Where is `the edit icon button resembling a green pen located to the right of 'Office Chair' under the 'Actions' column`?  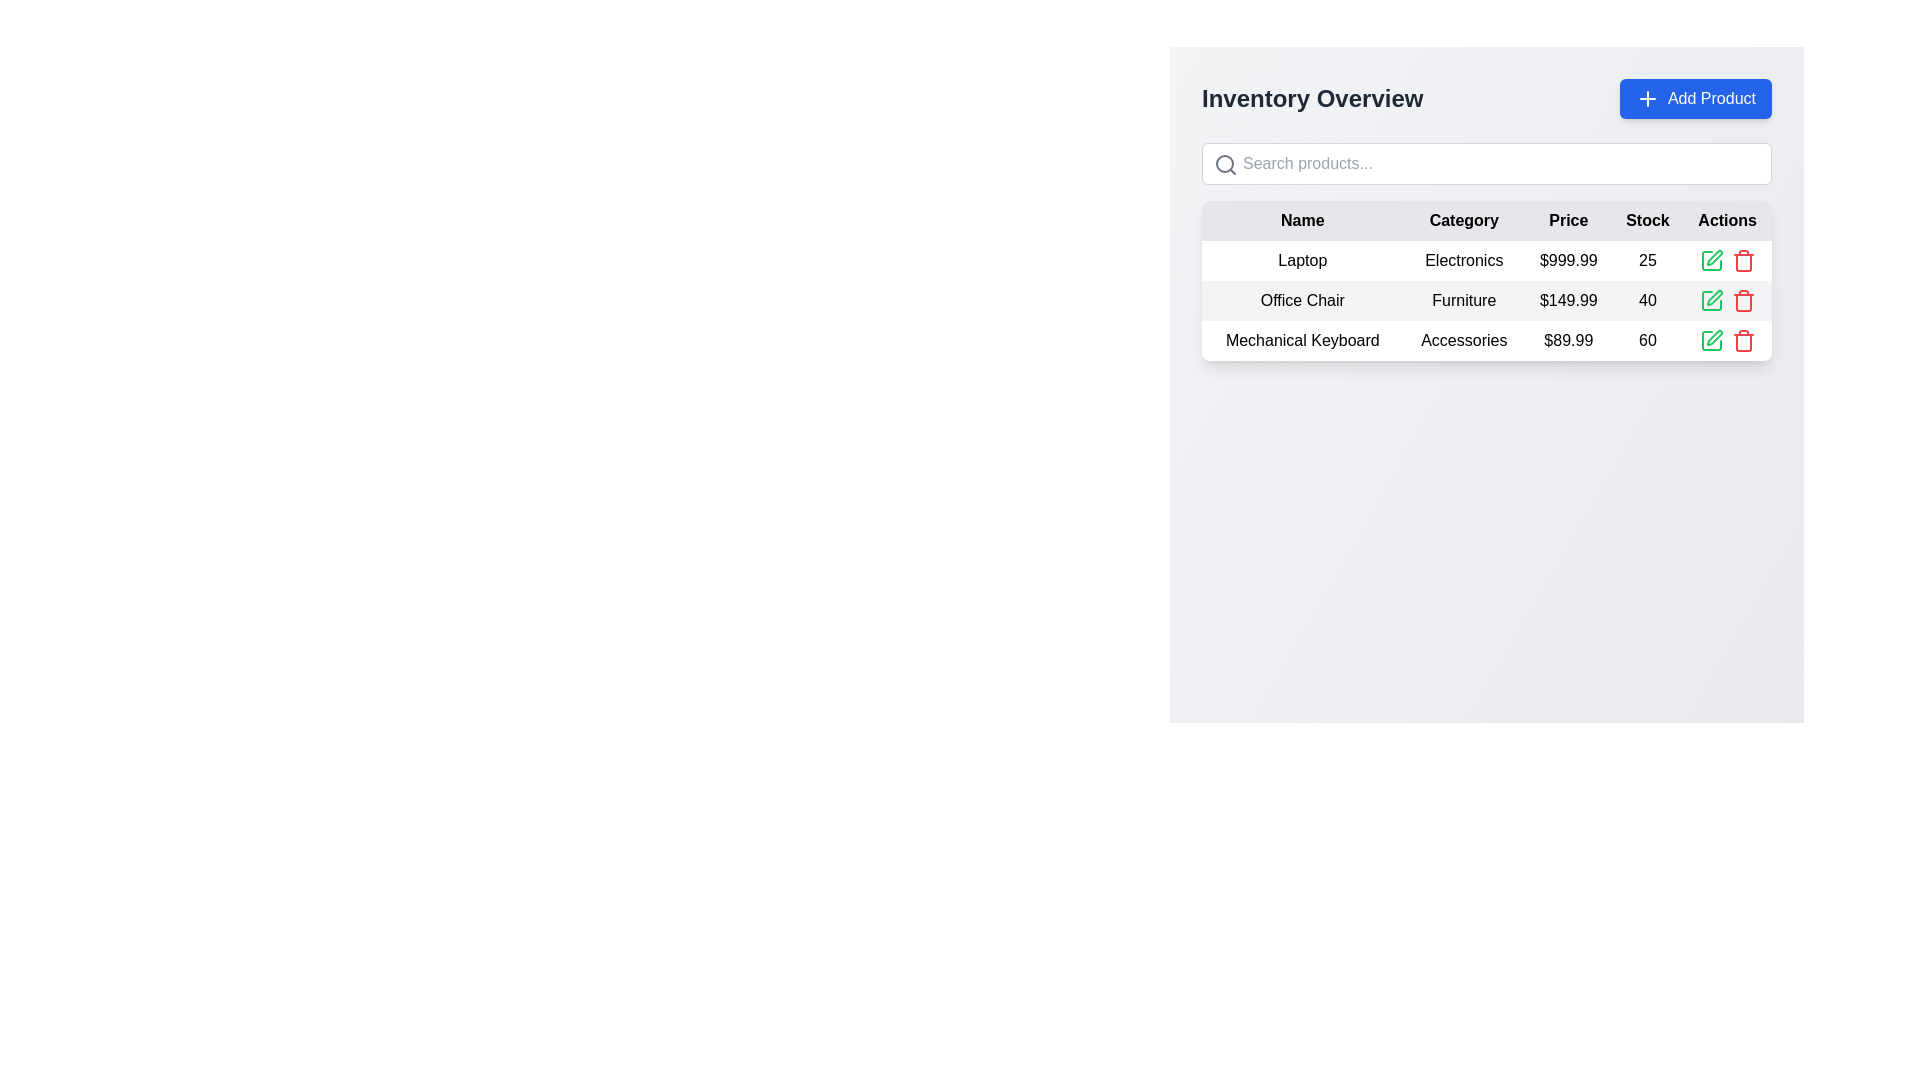
the edit icon button resembling a green pen located to the right of 'Office Chair' under the 'Actions' column is located at coordinates (1713, 257).